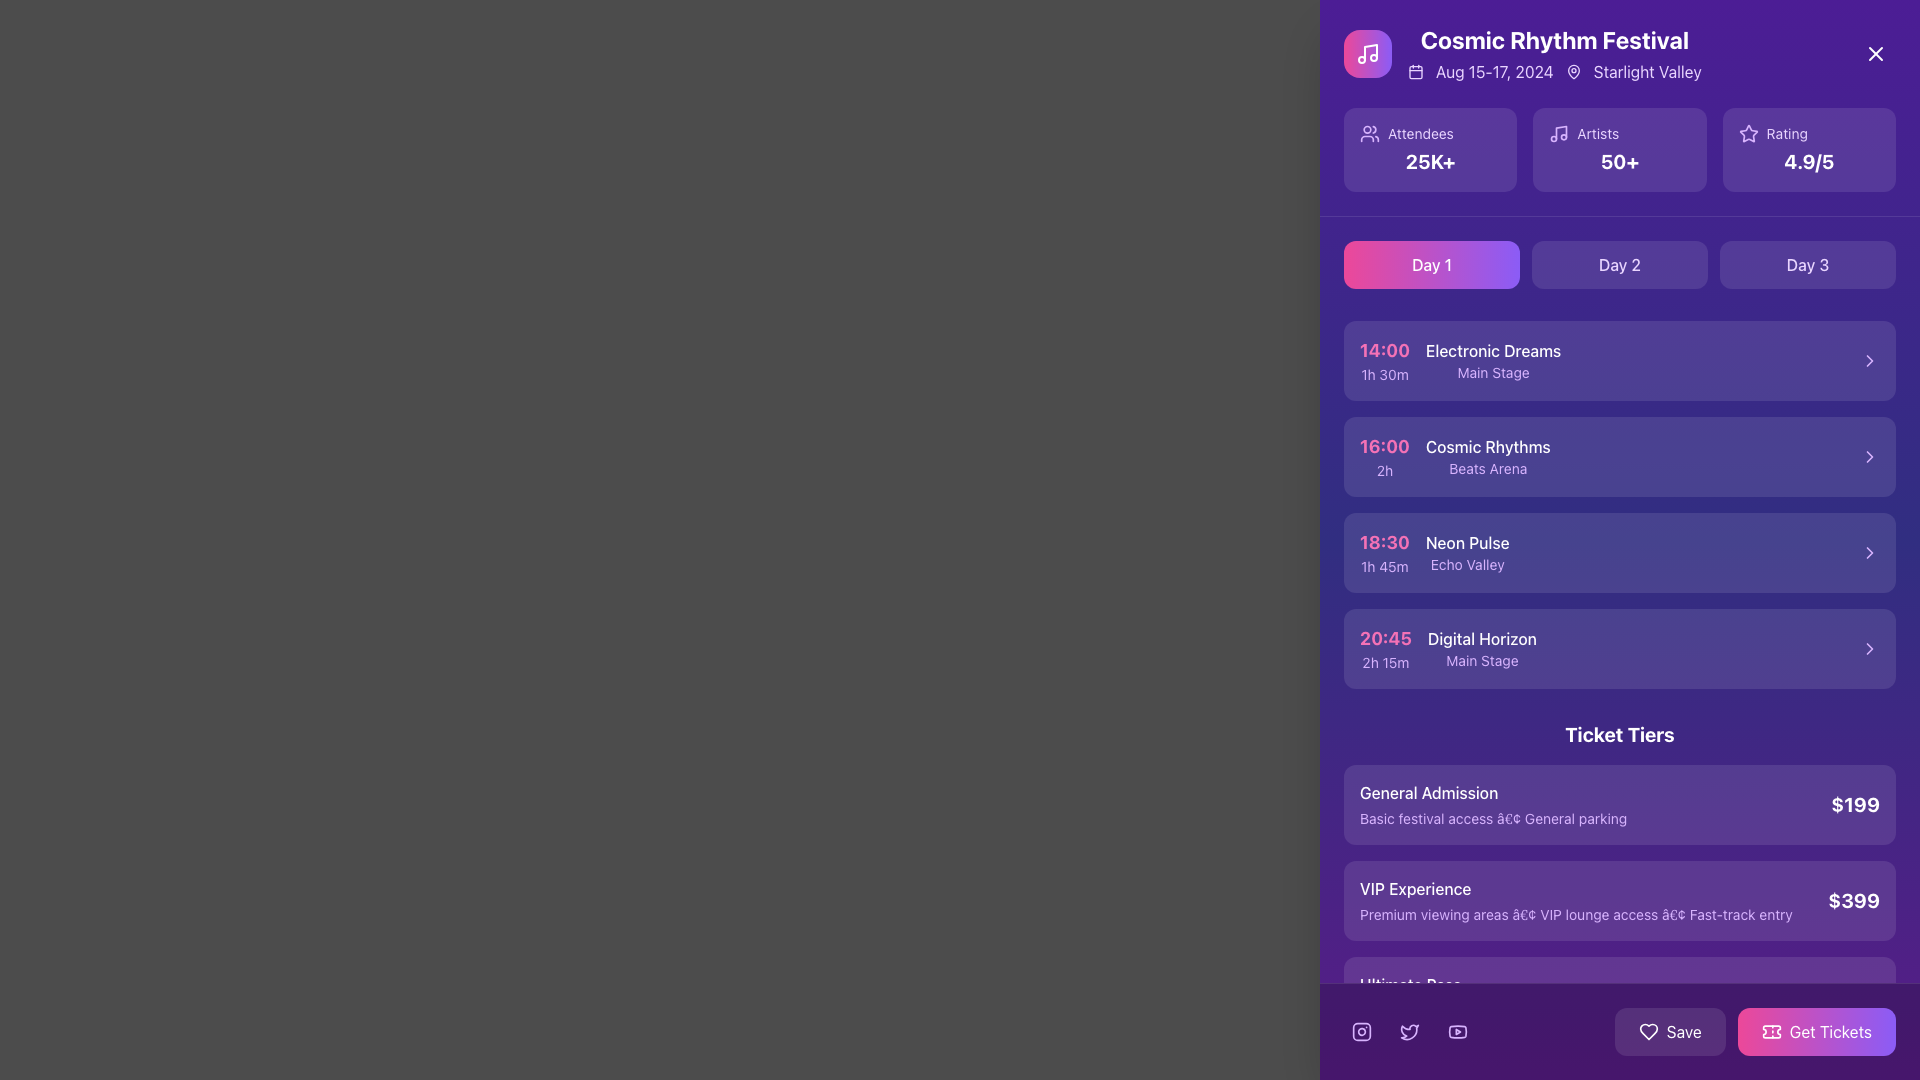  Describe the element at coordinates (1620, 804) in the screenshot. I see `details of the ticket tier labeled 'General Admission' with a price of '$199', located in the 'Ticket Tiers' section` at that location.